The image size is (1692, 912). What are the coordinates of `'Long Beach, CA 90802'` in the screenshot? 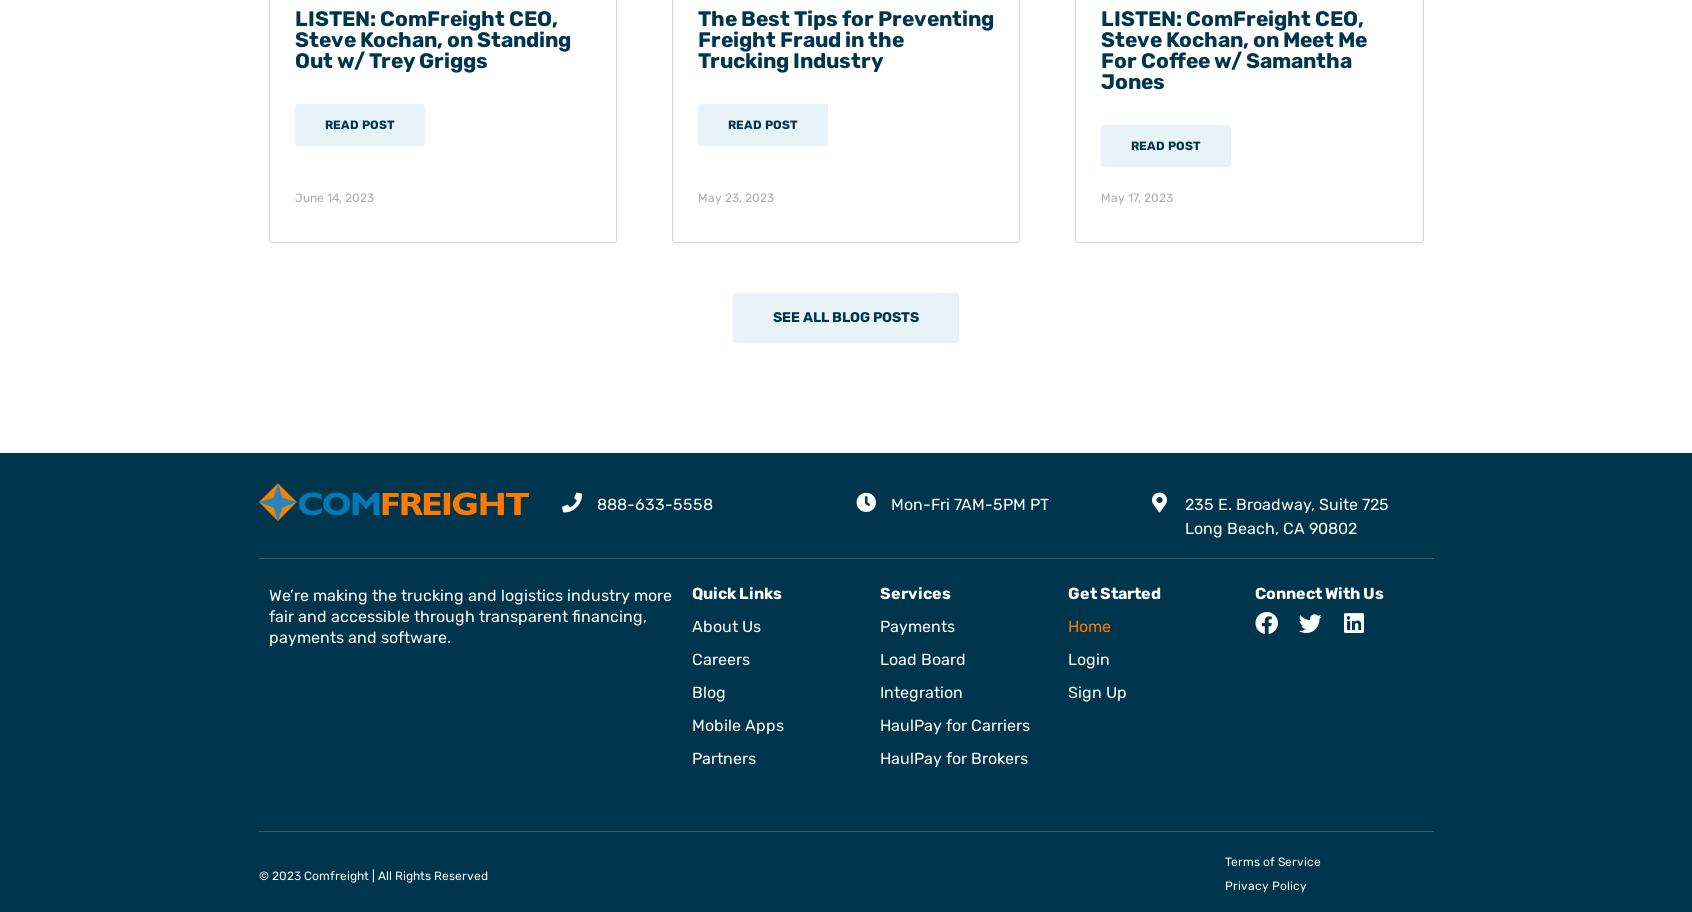 It's located at (1269, 526).